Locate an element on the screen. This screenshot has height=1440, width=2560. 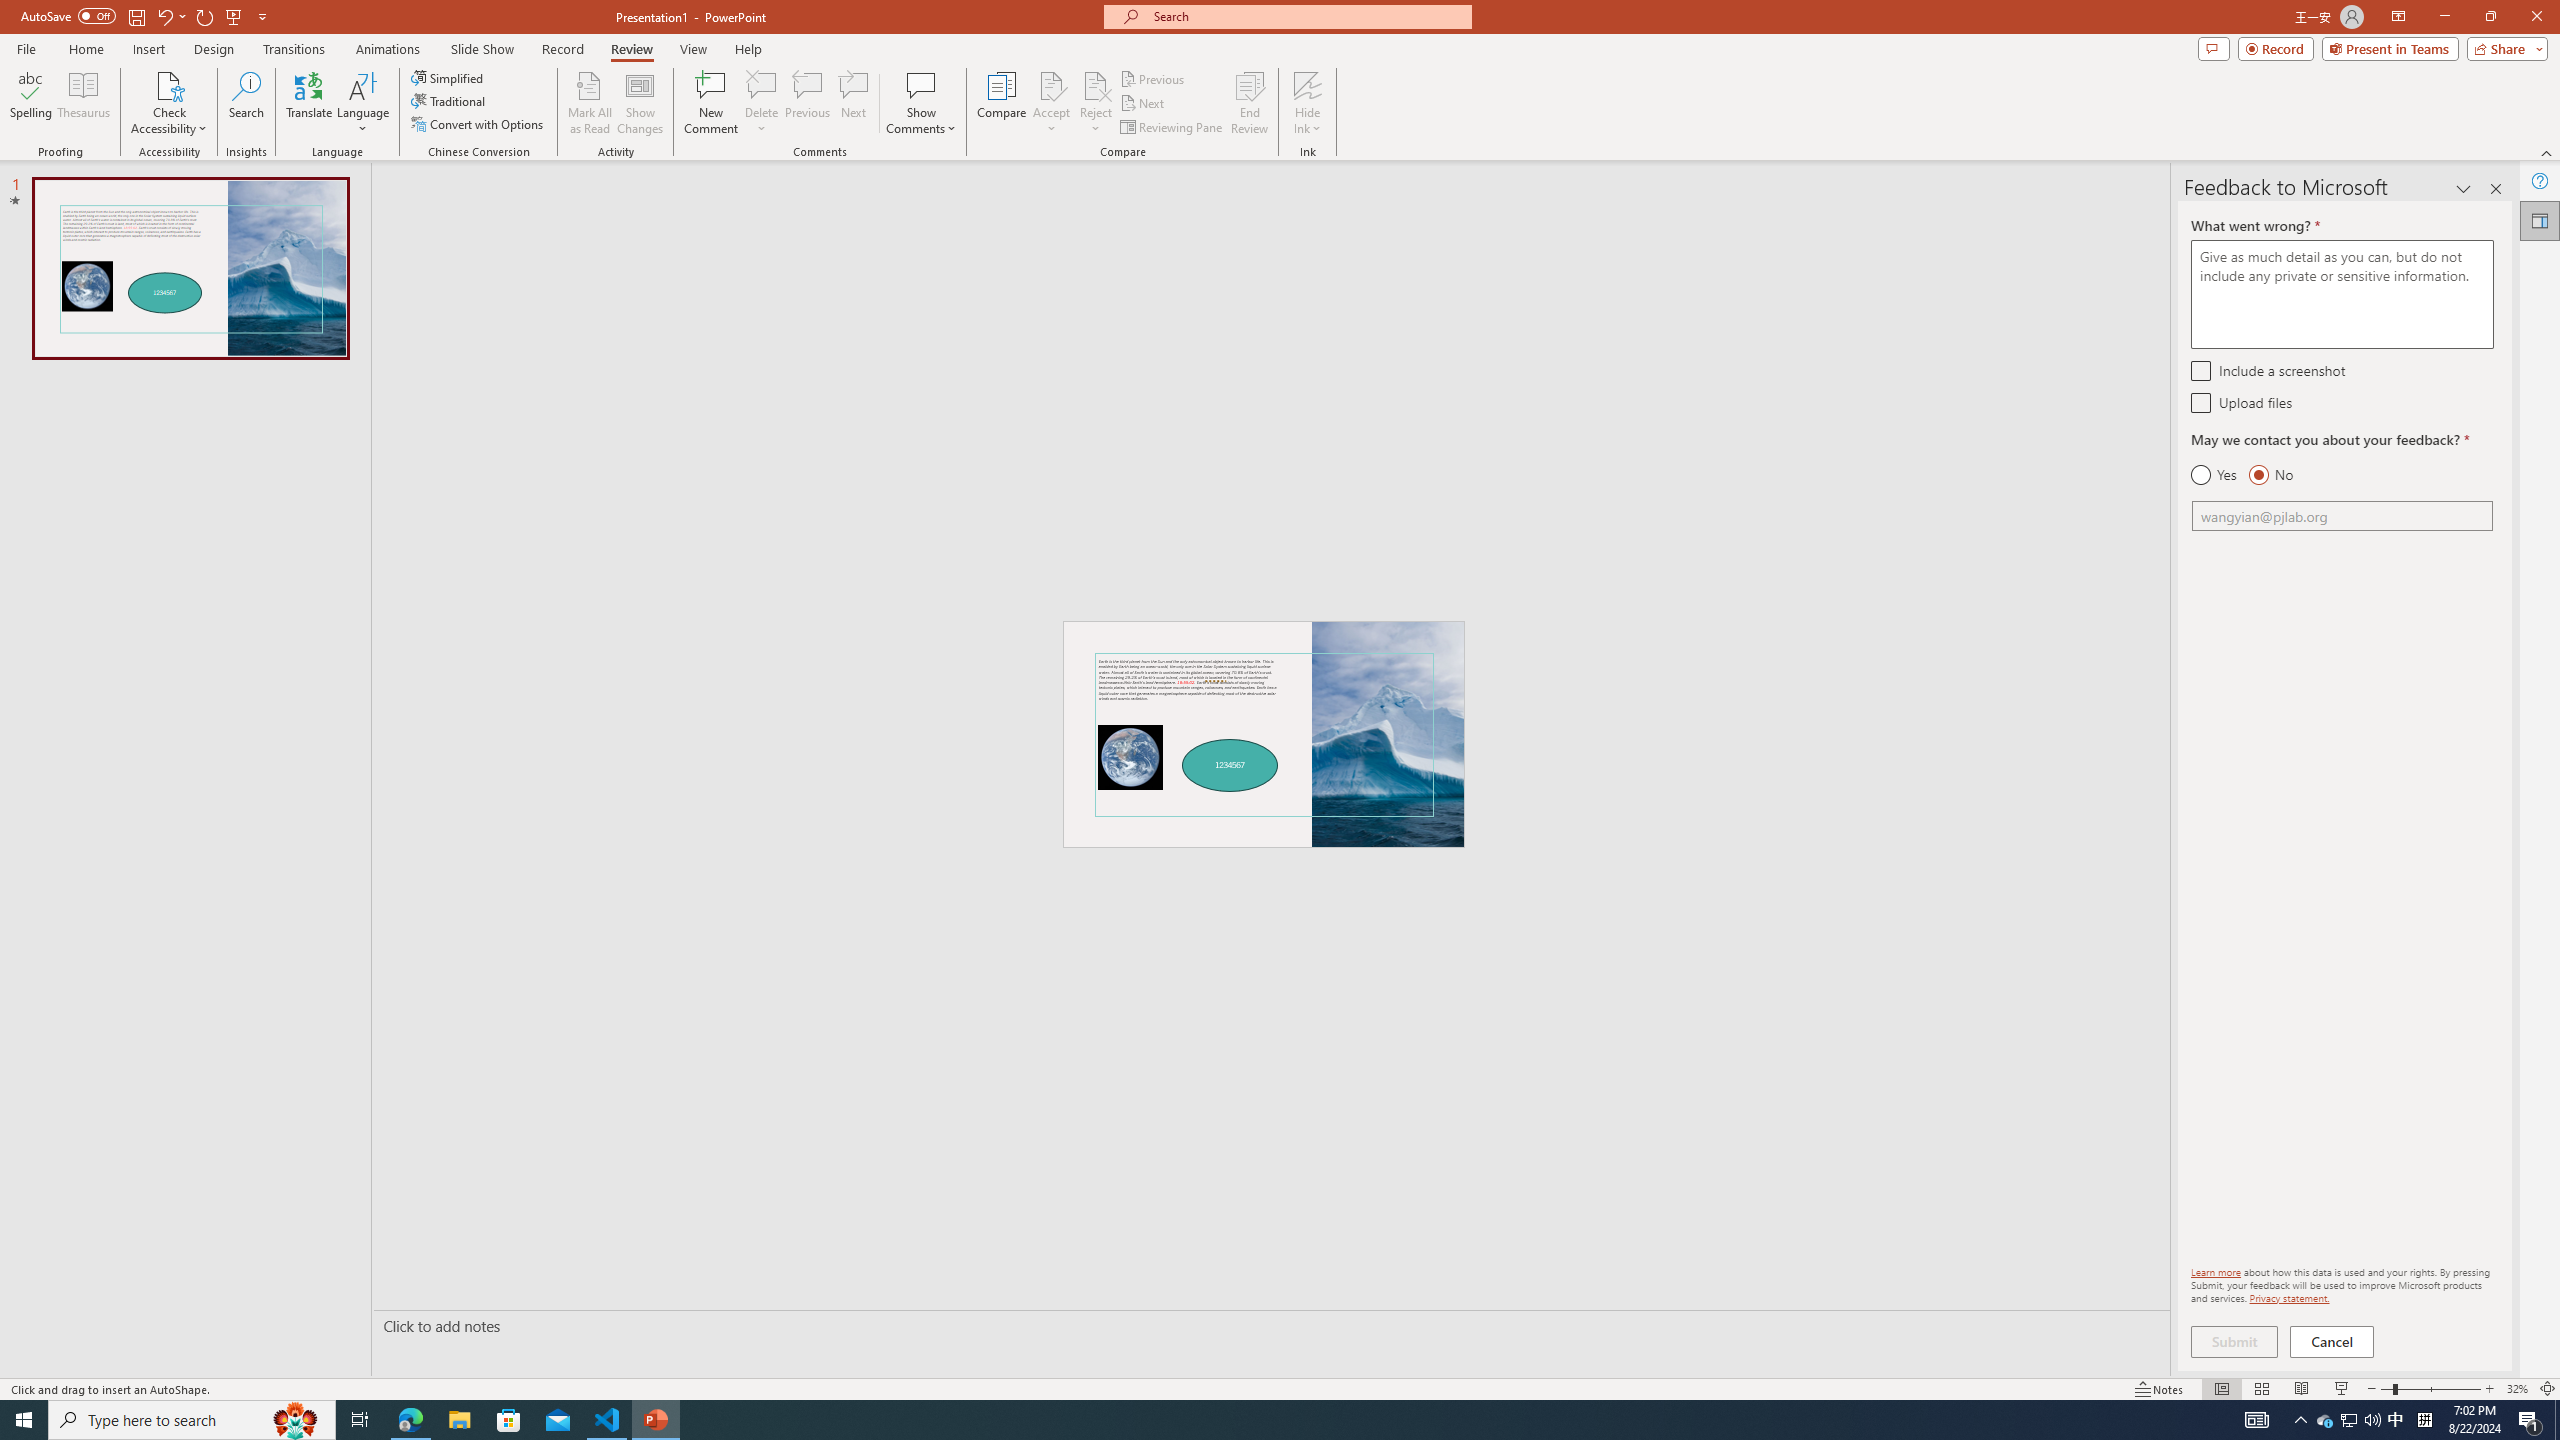
'Thesaurus...' is located at coordinates (82, 103).